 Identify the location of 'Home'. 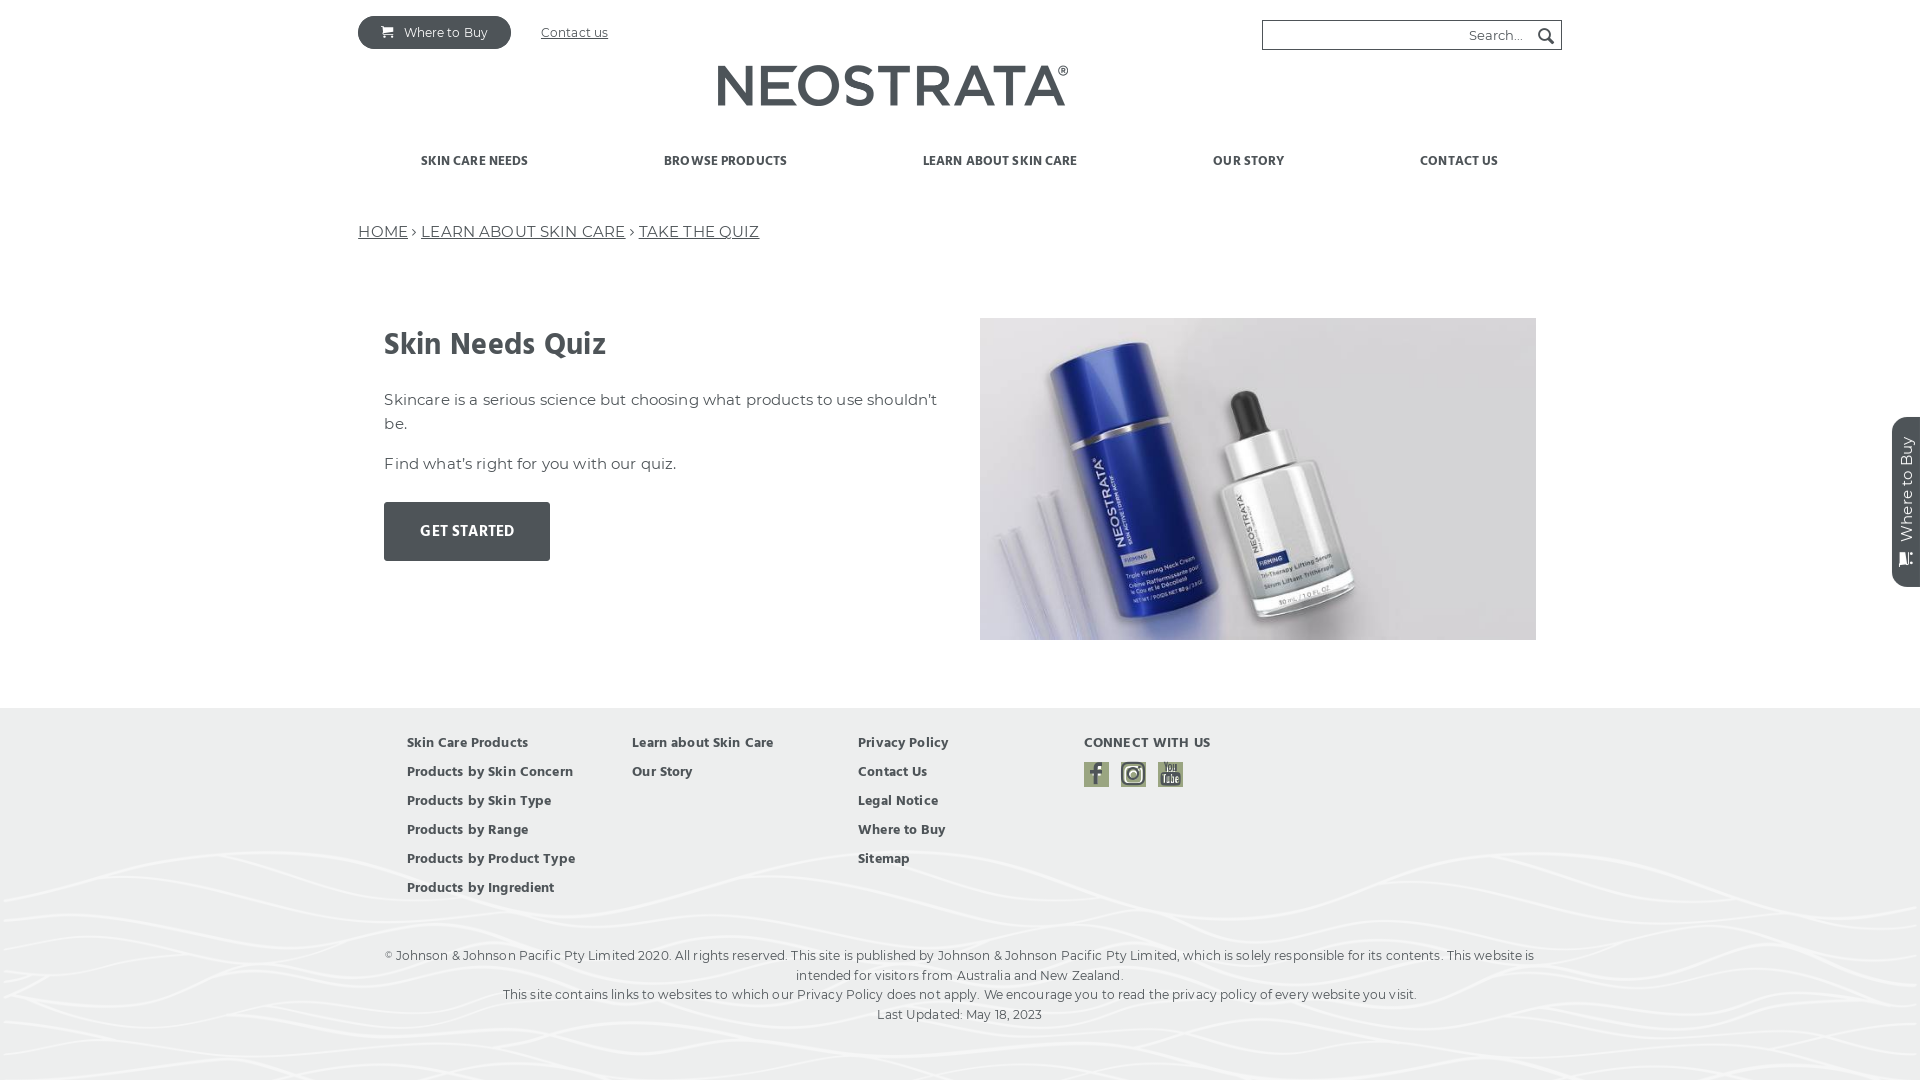
(891, 88).